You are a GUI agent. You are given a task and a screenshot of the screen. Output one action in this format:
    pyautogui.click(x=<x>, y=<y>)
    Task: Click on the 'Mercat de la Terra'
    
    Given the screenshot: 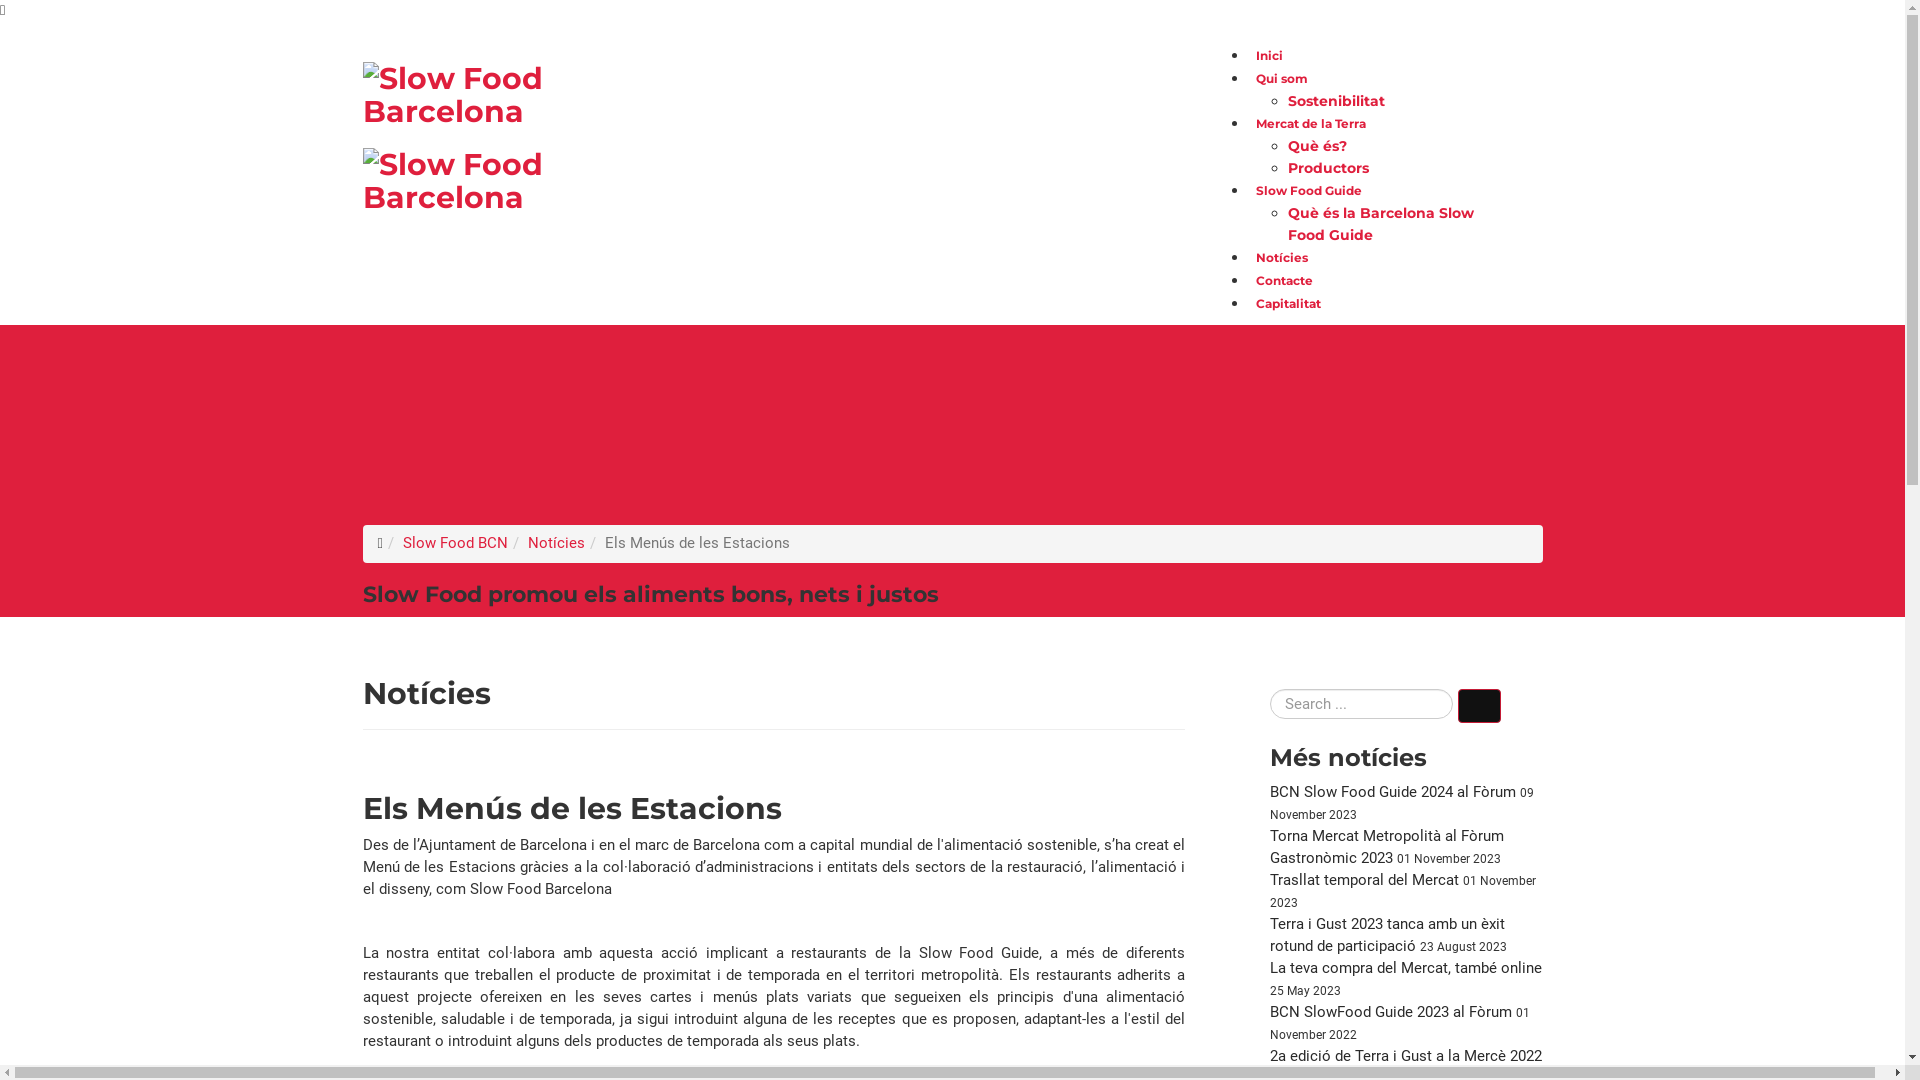 What is the action you would take?
    pyautogui.click(x=1310, y=123)
    